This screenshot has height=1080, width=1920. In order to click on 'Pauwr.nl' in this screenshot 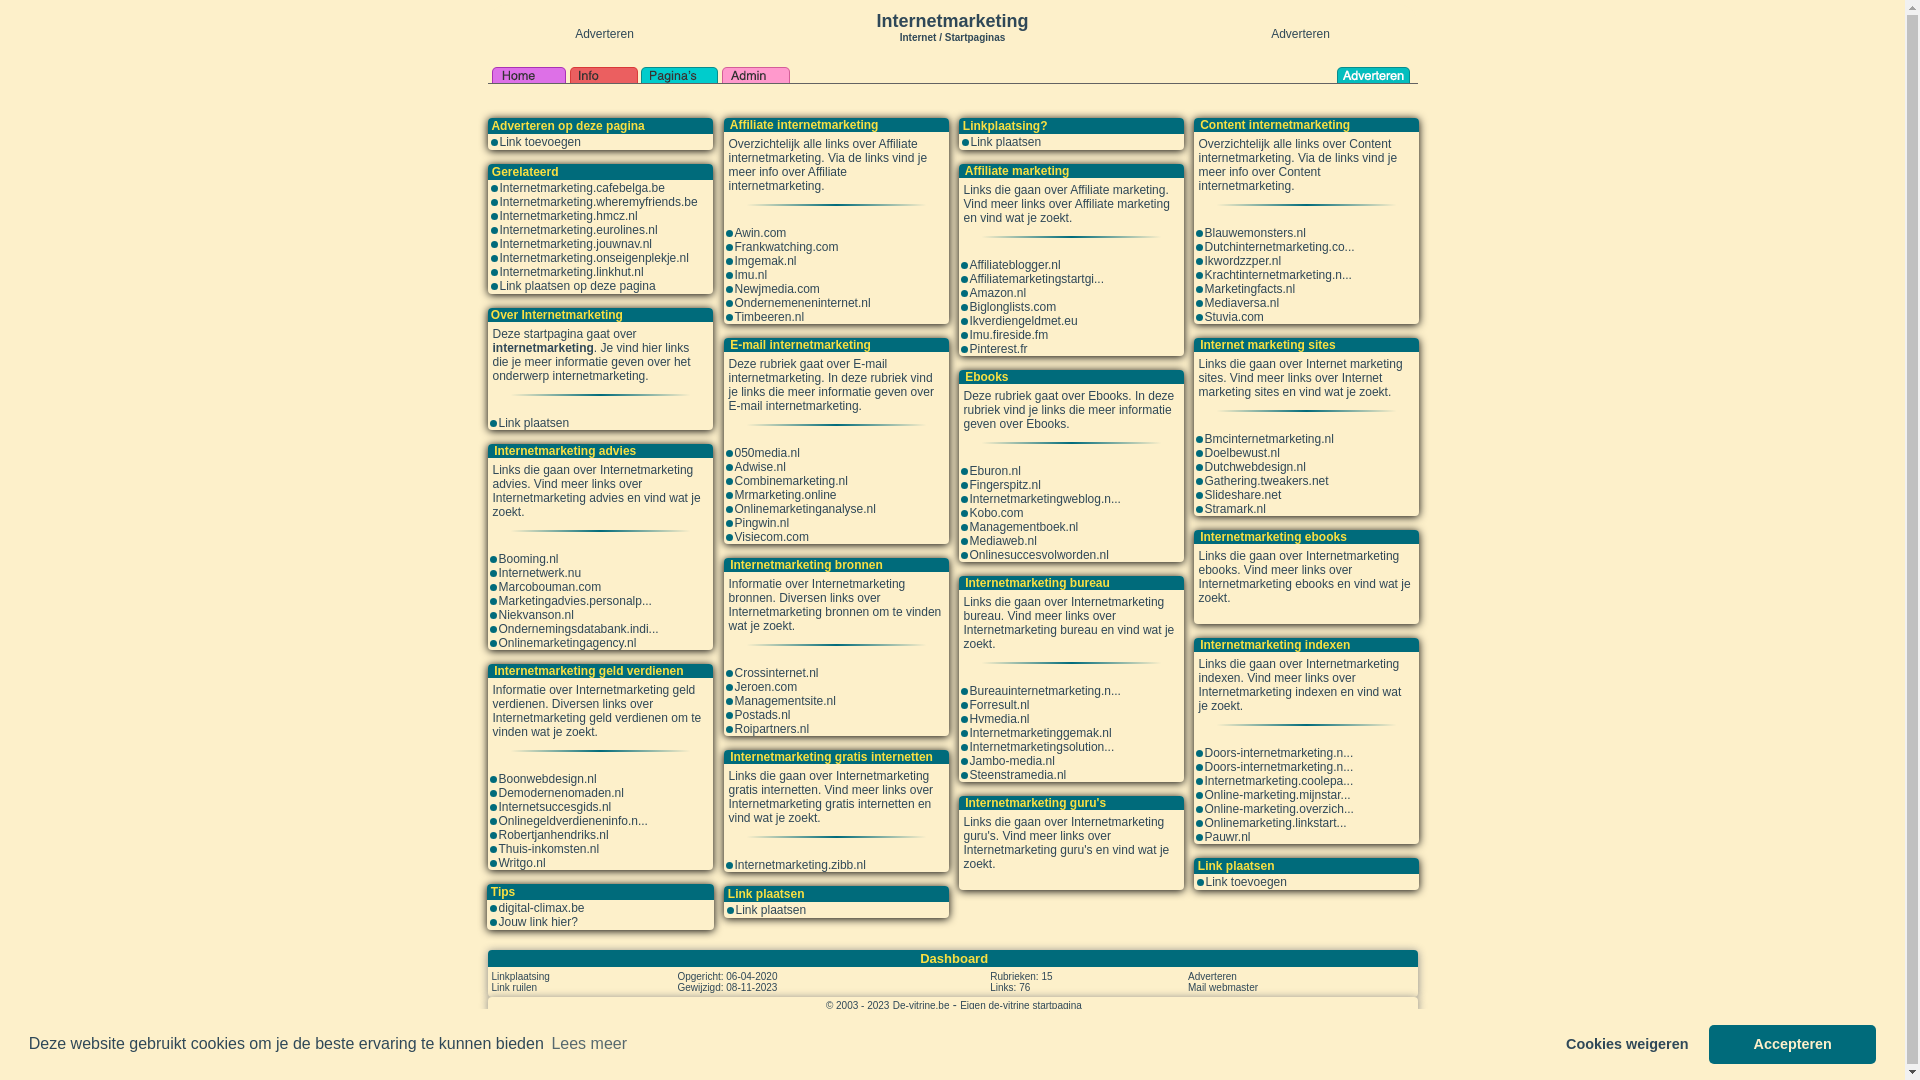, I will do `click(1226, 837)`.